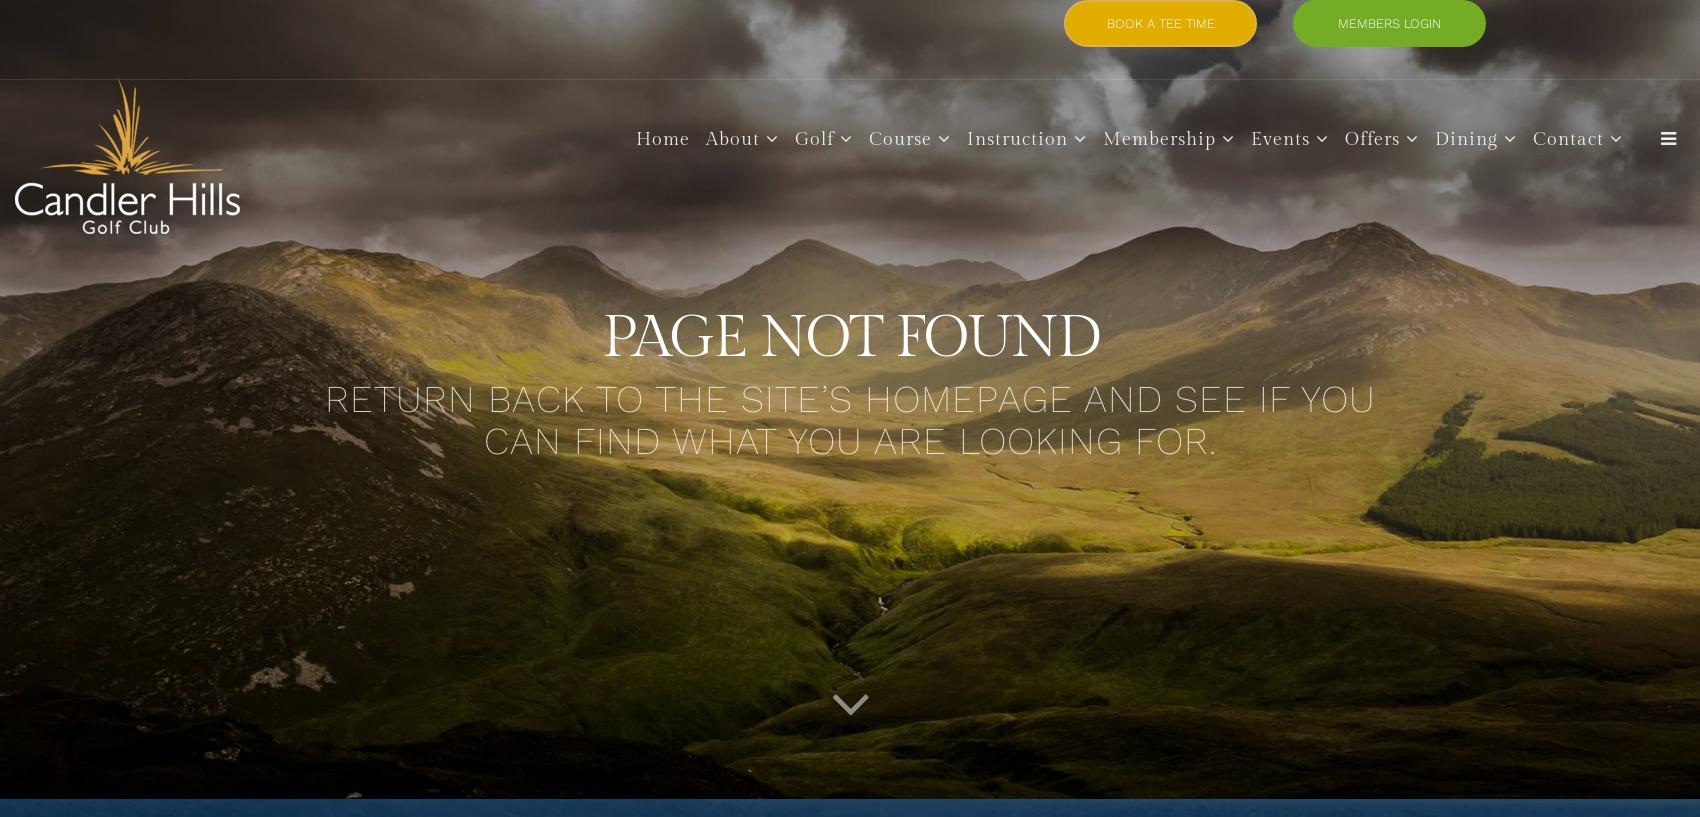  I want to click on 'Events', so click(1249, 138).